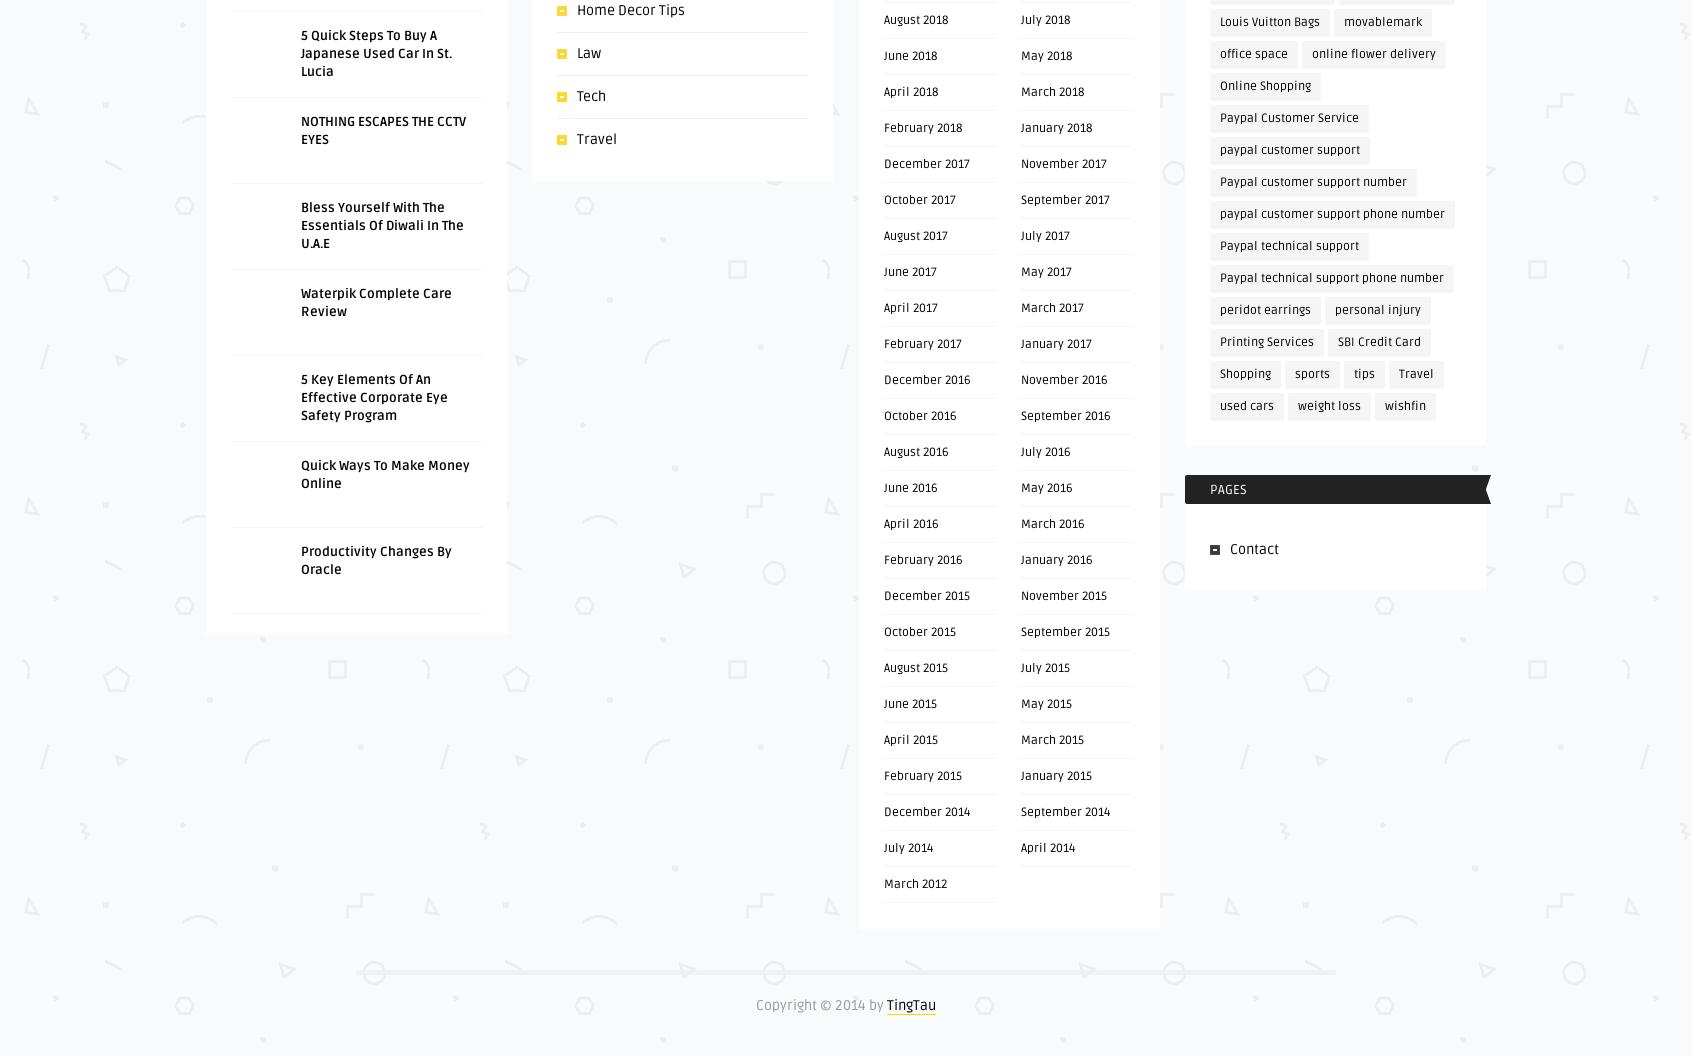 The width and height of the screenshot is (1692, 1056). What do you see at coordinates (1018, 343) in the screenshot?
I see `'January 2017'` at bounding box center [1018, 343].